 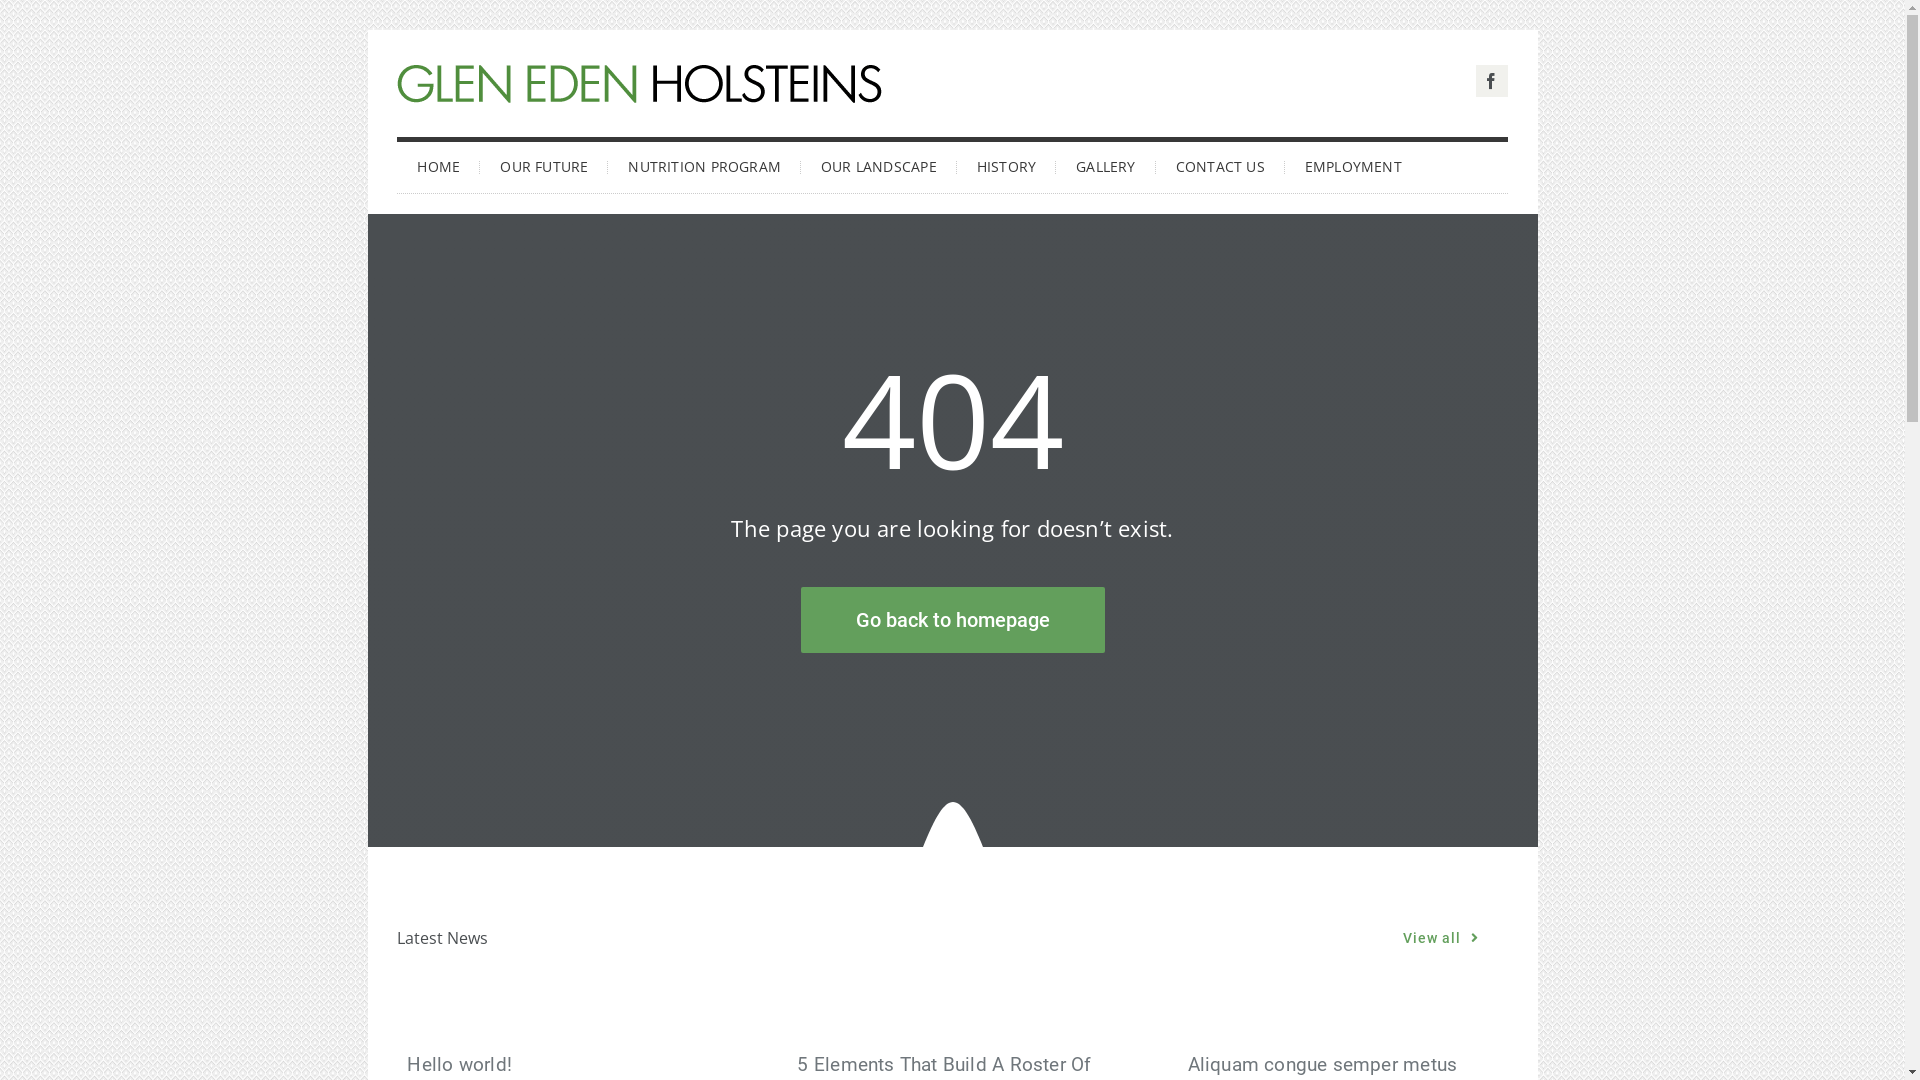 I want to click on 'GALLERY', so click(x=1104, y=164).